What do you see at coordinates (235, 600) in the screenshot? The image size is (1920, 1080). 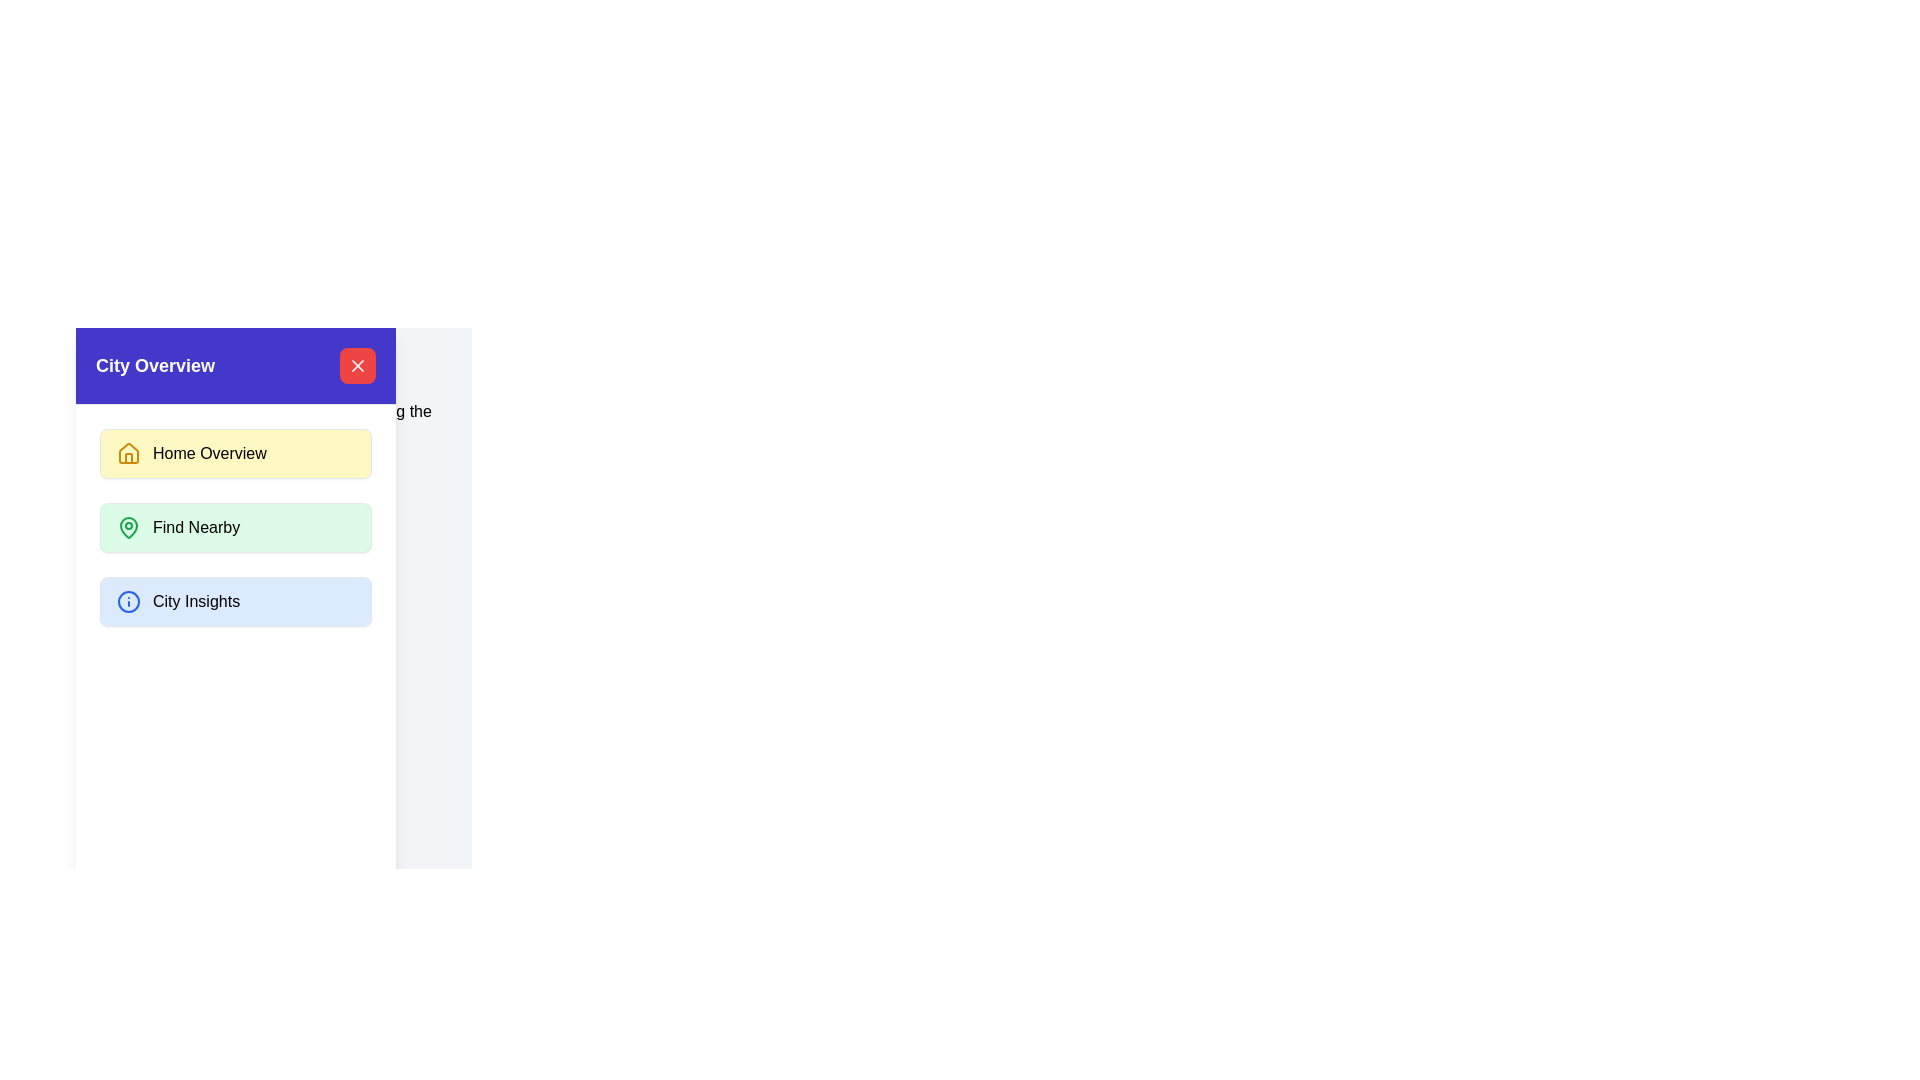 I see `the menu item City Insights` at bounding box center [235, 600].